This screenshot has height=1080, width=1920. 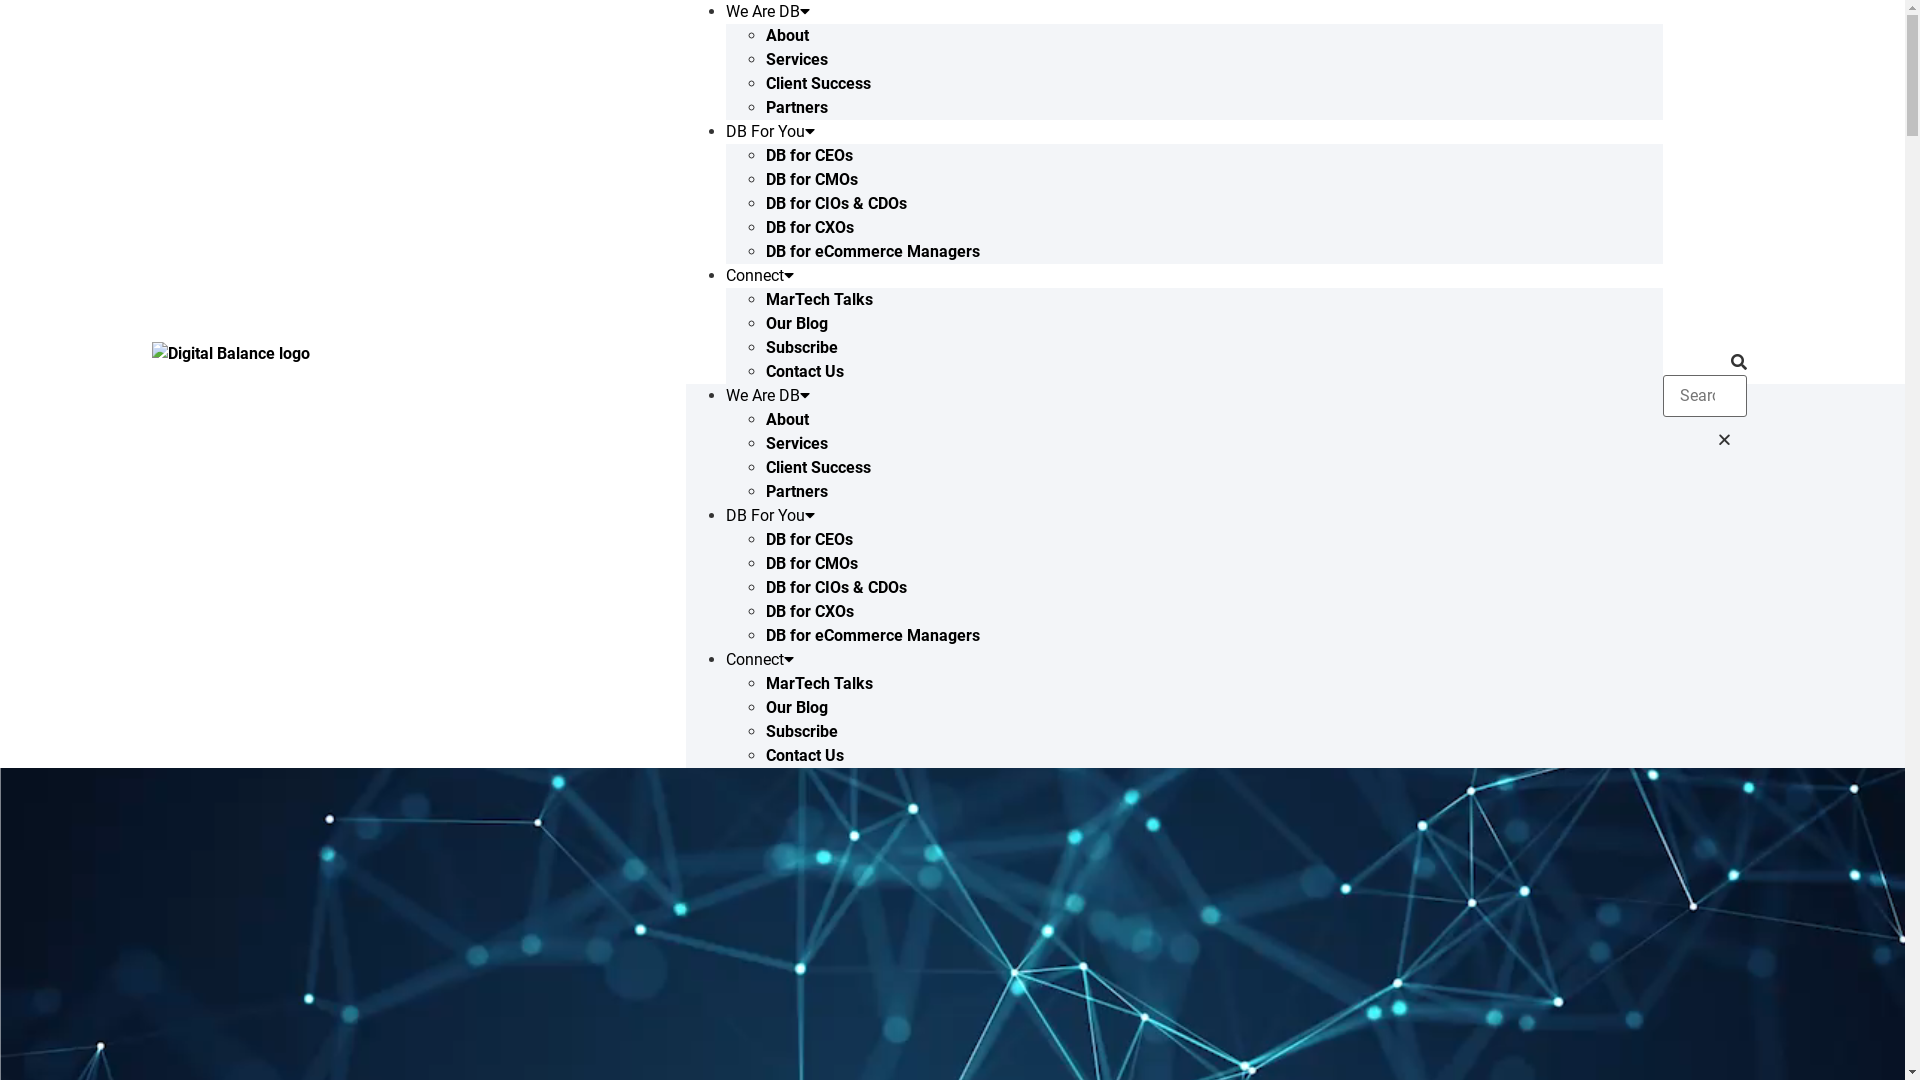 I want to click on 'DB for eCommerce Managers', so click(x=873, y=250).